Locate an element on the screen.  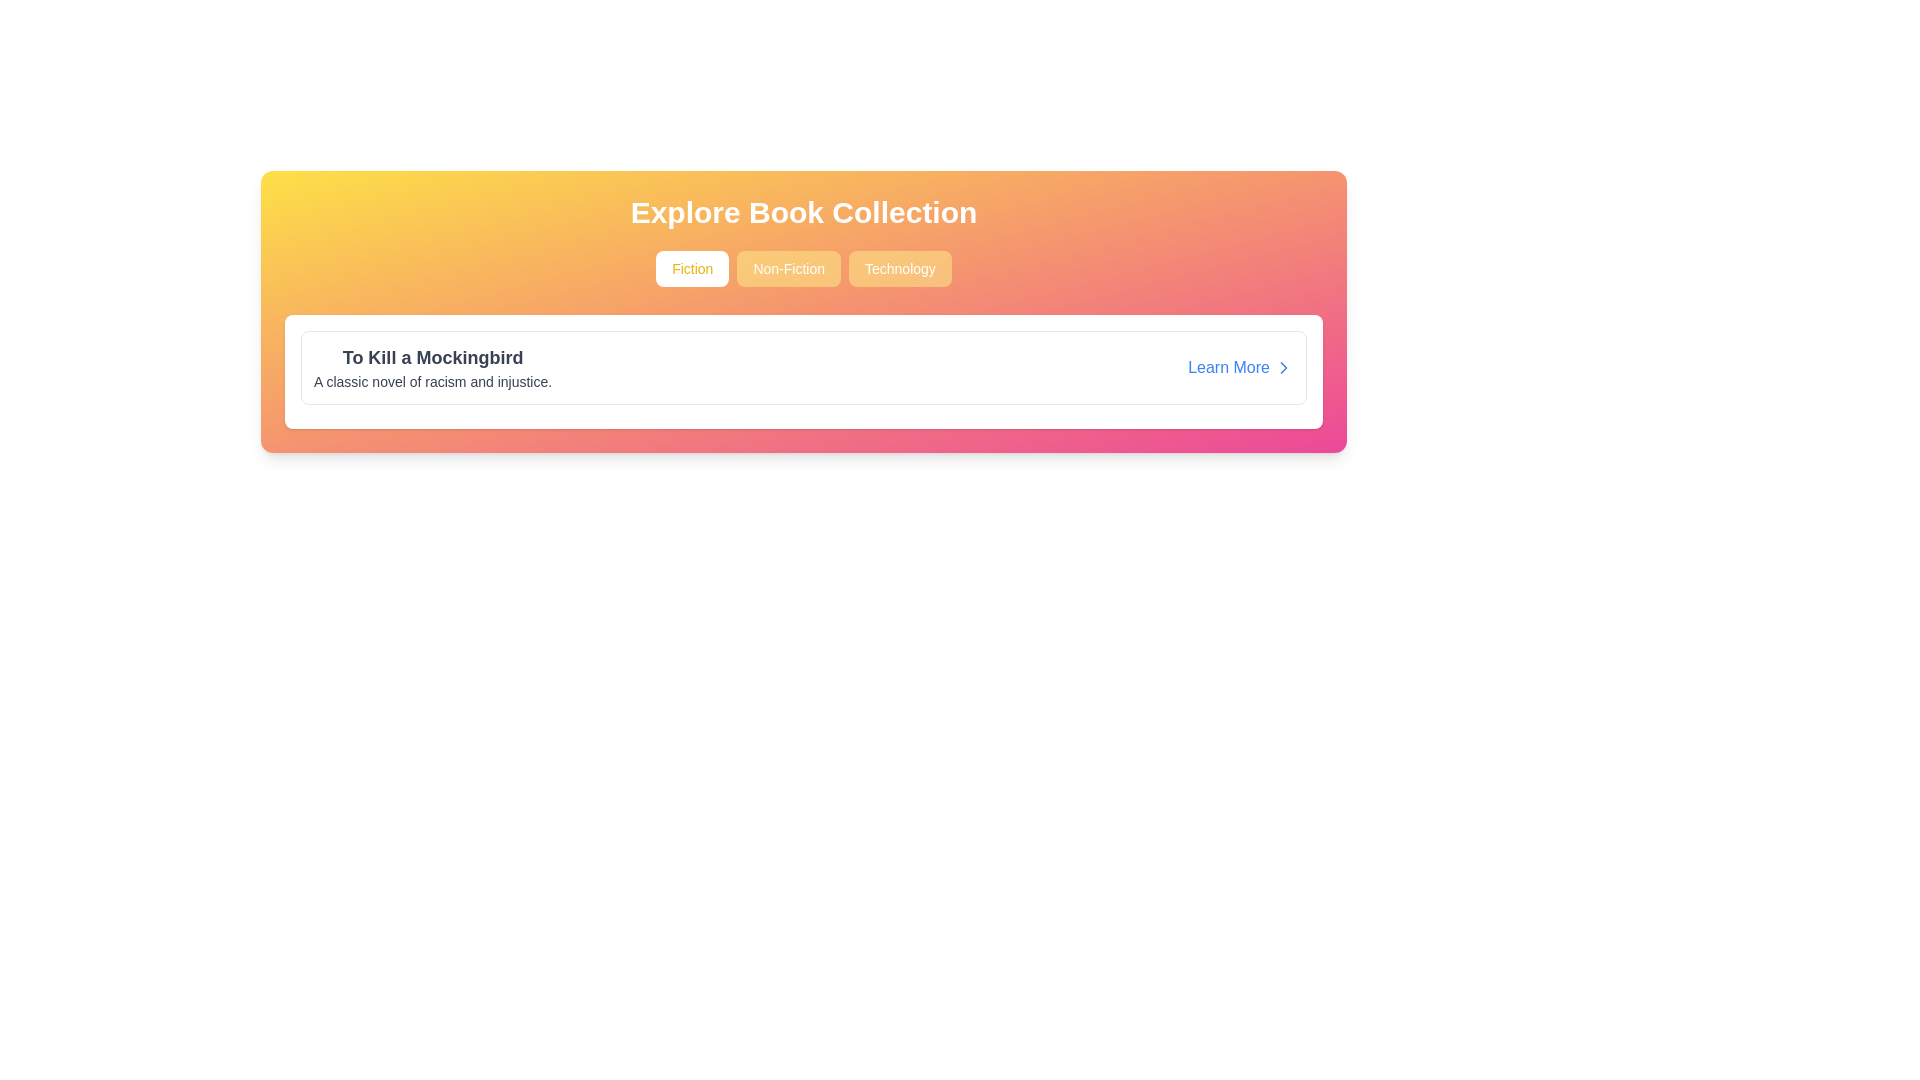
the 'Technology' button, which is the third button in a horizontal group of three is located at coordinates (899, 268).